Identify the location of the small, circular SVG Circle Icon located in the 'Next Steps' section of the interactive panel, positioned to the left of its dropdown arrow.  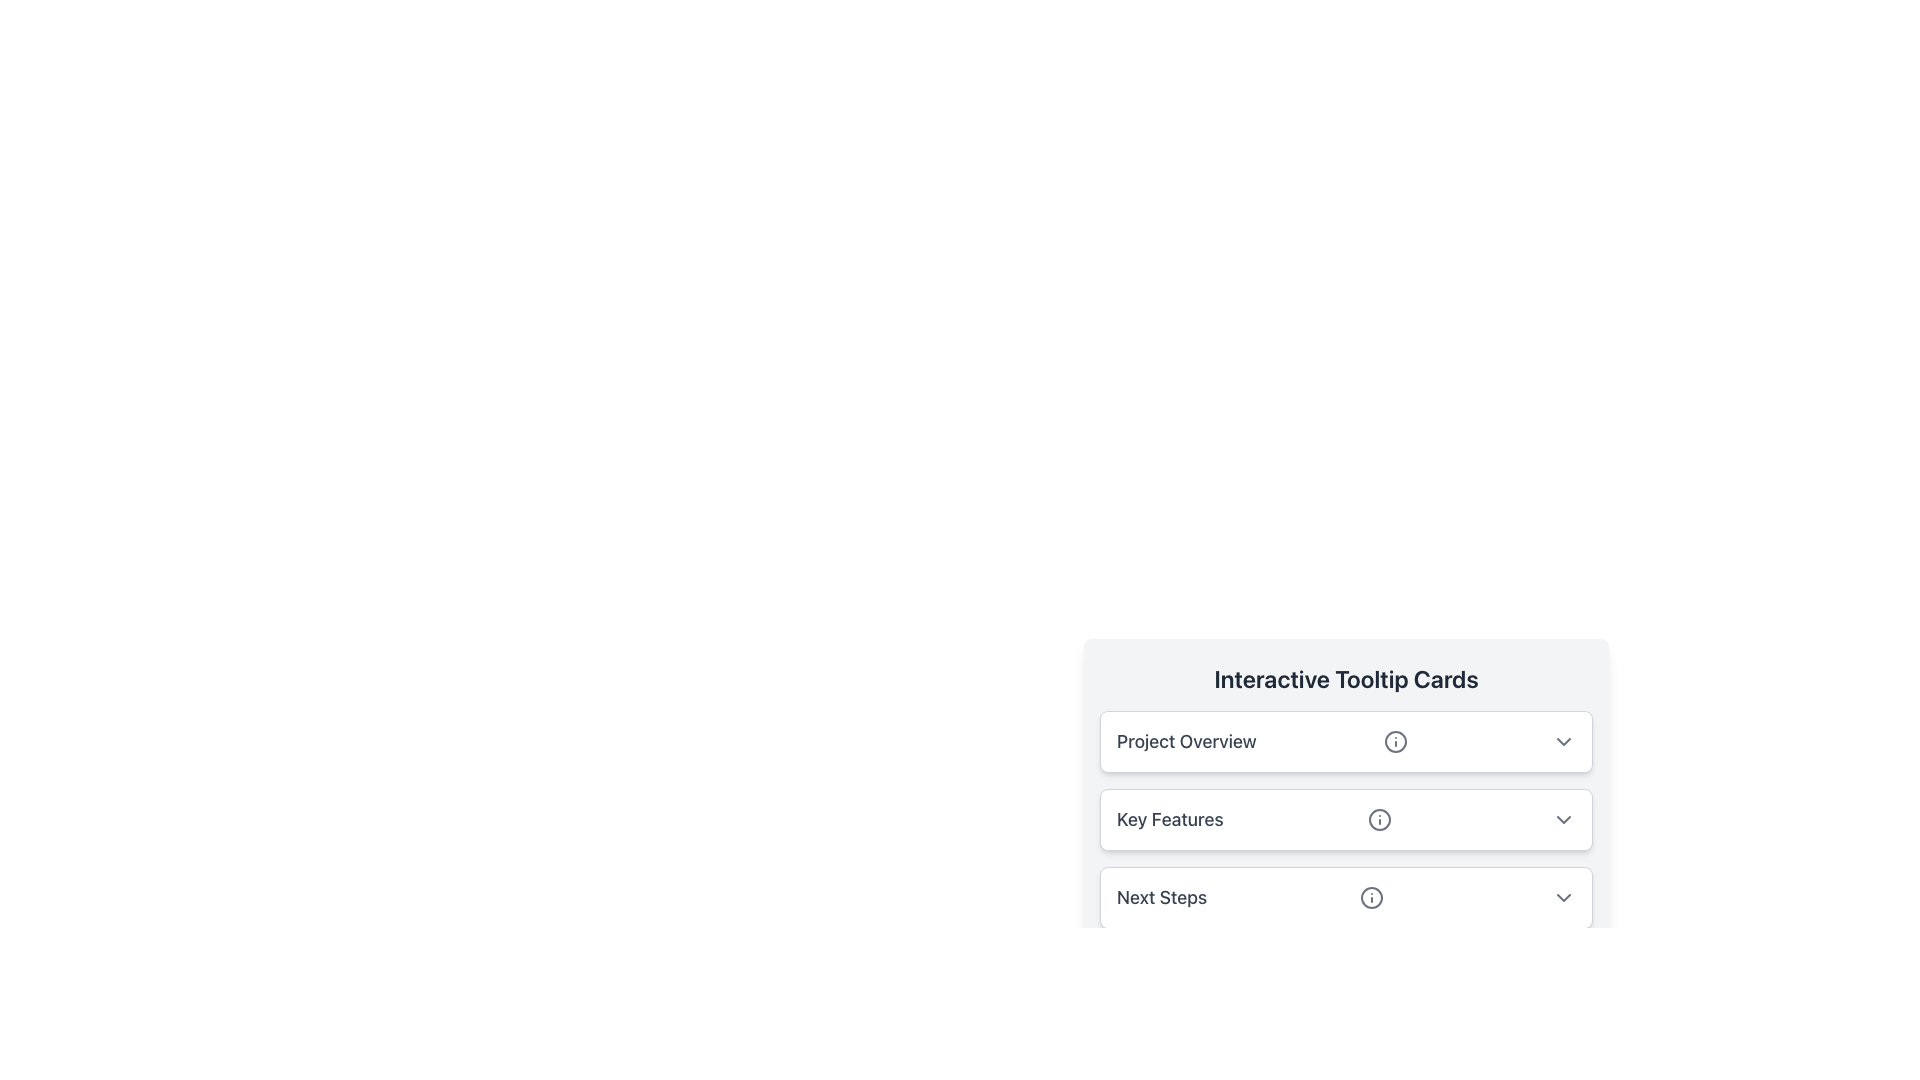
(1370, 897).